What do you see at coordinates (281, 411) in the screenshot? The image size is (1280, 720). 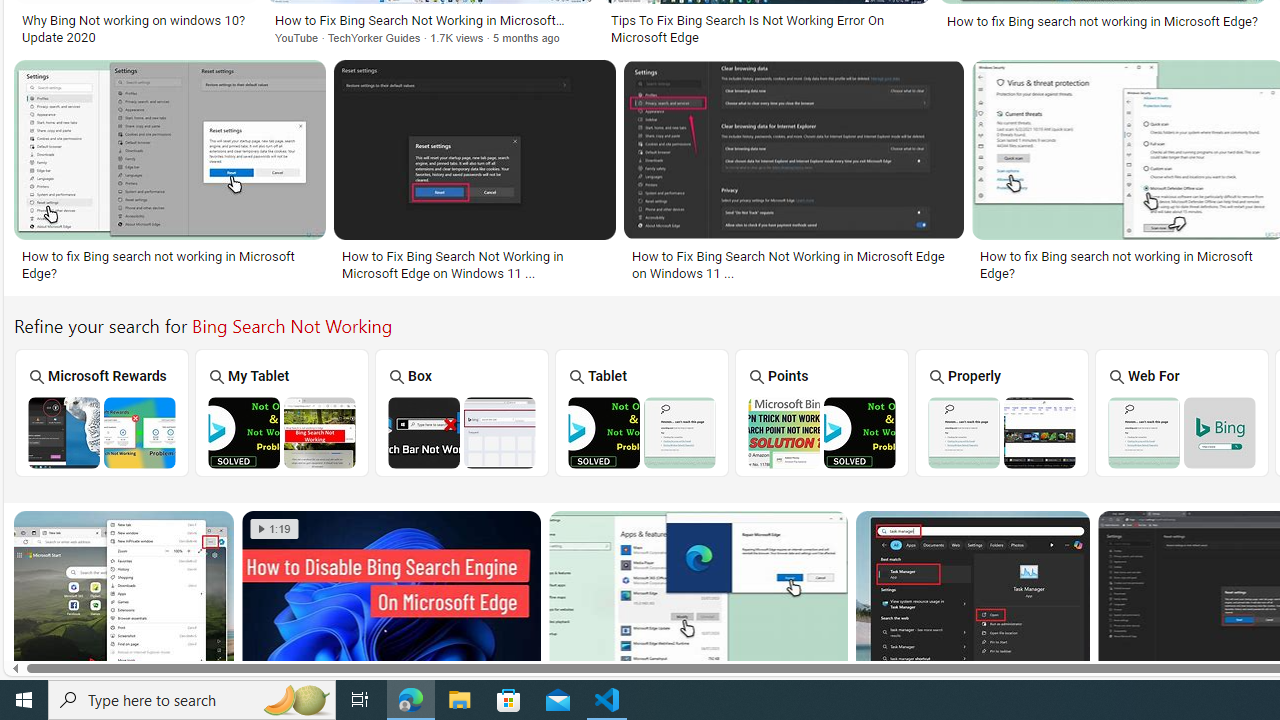 I see `'My Tablet'` at bounding box center [281, 411].